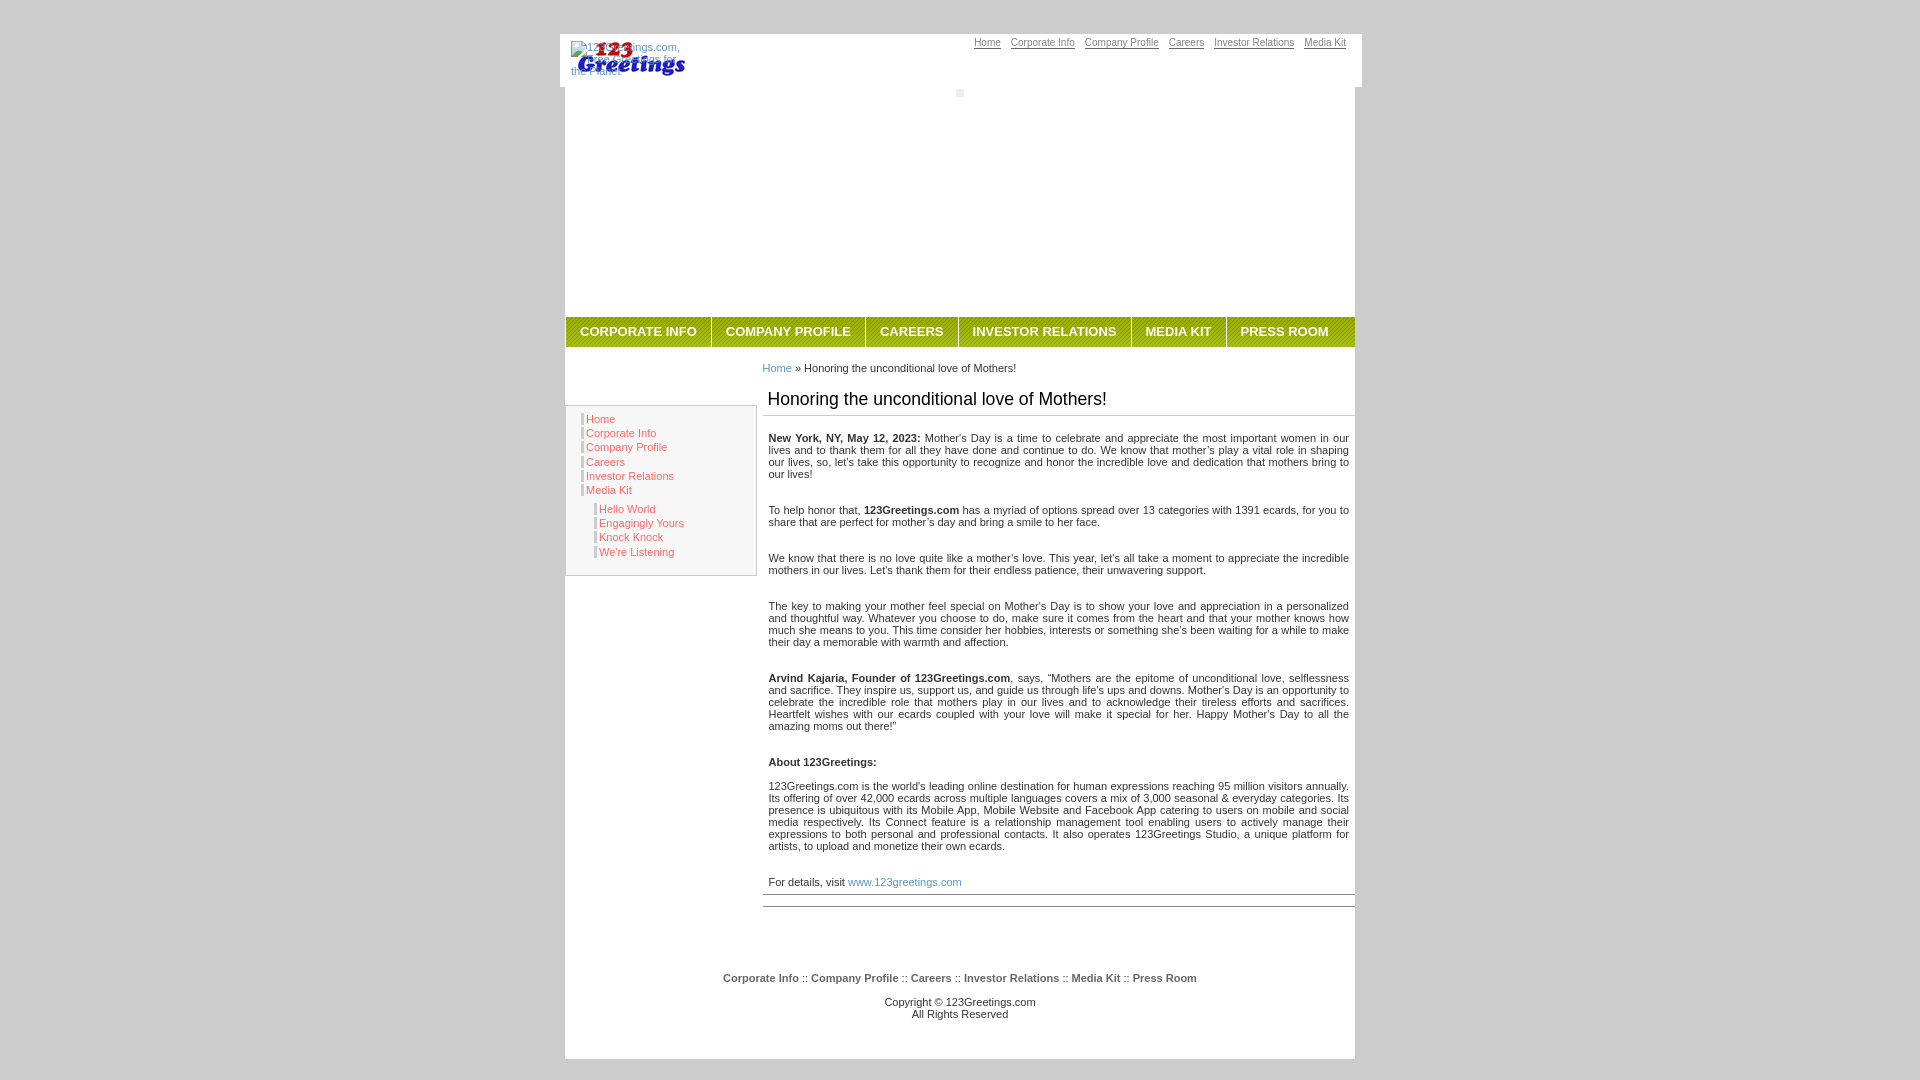 The width and height of the screenshot is (1920, 1080). What do you see at coordinates (1011, 977) in the screenshot?
I see `'Investor Relations'` at bounding box center [1011, 977].